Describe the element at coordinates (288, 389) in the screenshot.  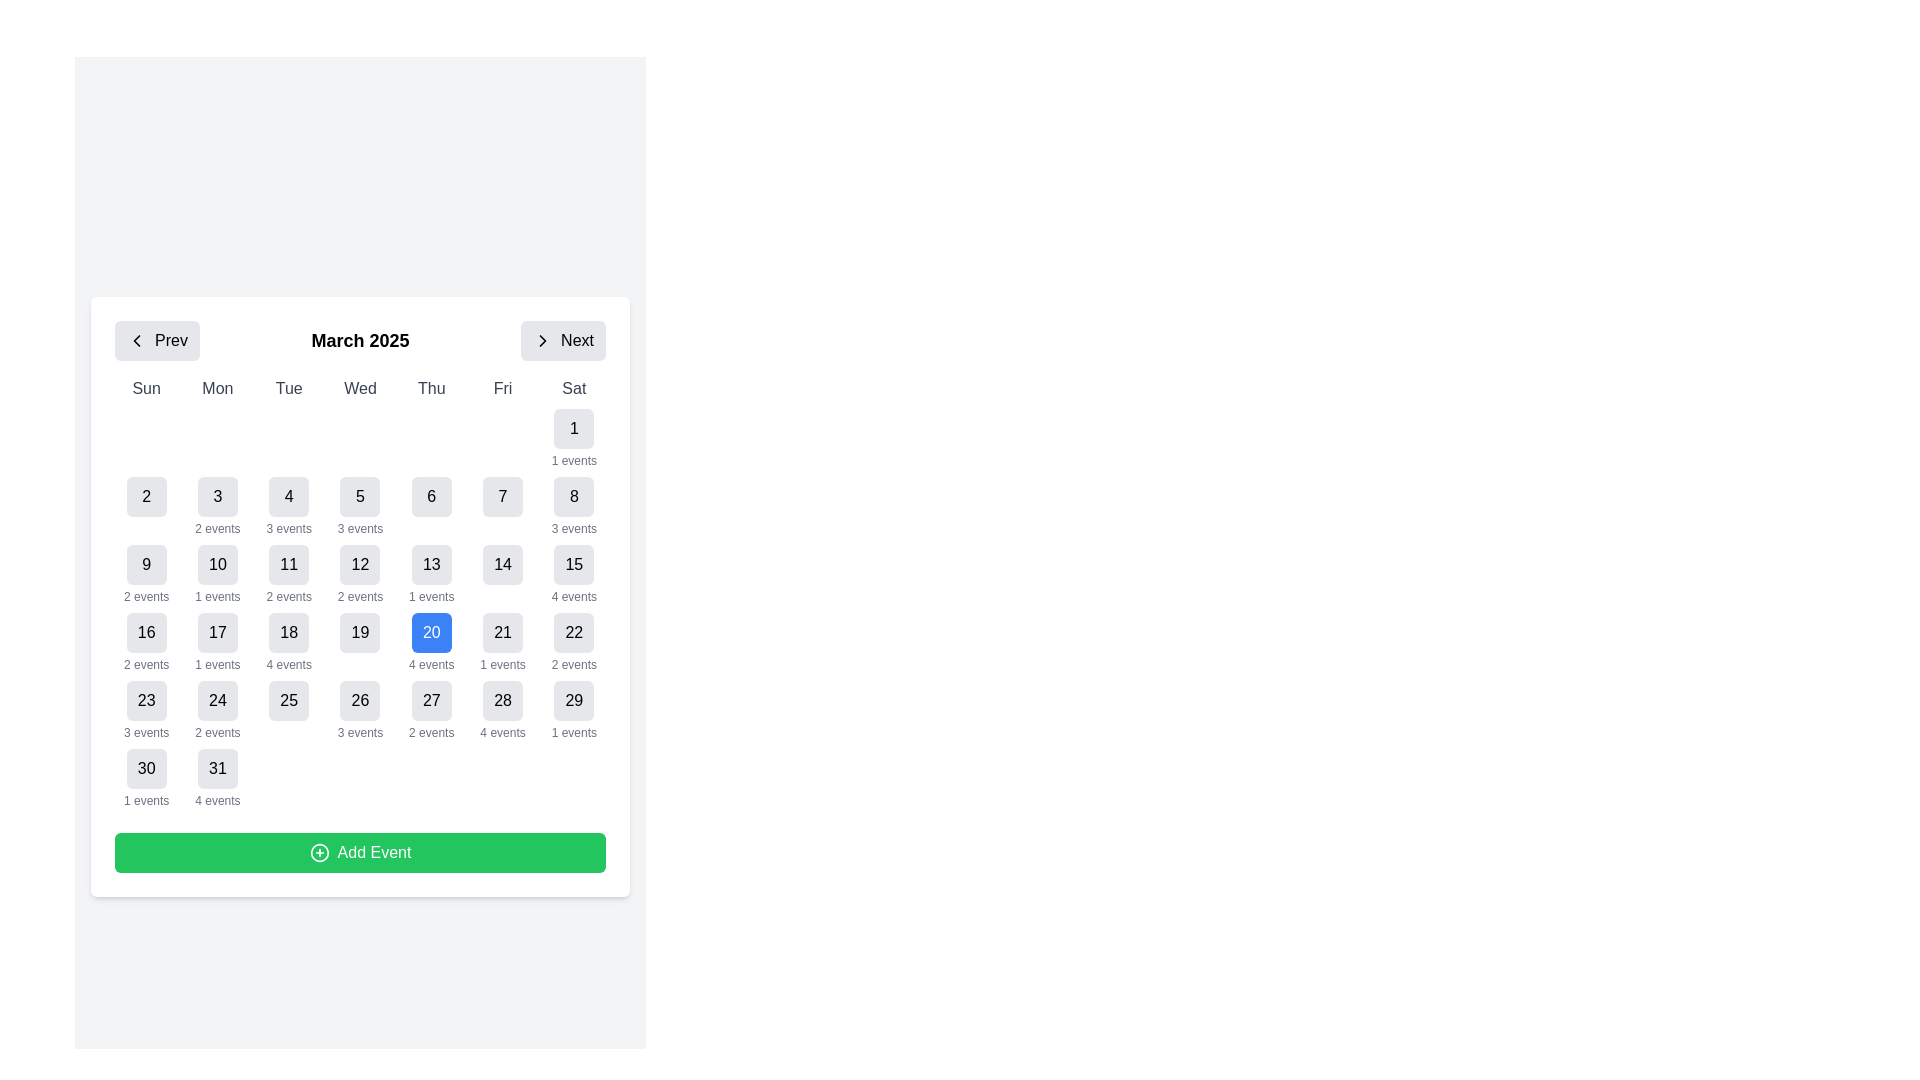
I see `the text label displaying 'Tue' in the first row of the grid layout for the calendar, which indicates Tuesday` at that location.